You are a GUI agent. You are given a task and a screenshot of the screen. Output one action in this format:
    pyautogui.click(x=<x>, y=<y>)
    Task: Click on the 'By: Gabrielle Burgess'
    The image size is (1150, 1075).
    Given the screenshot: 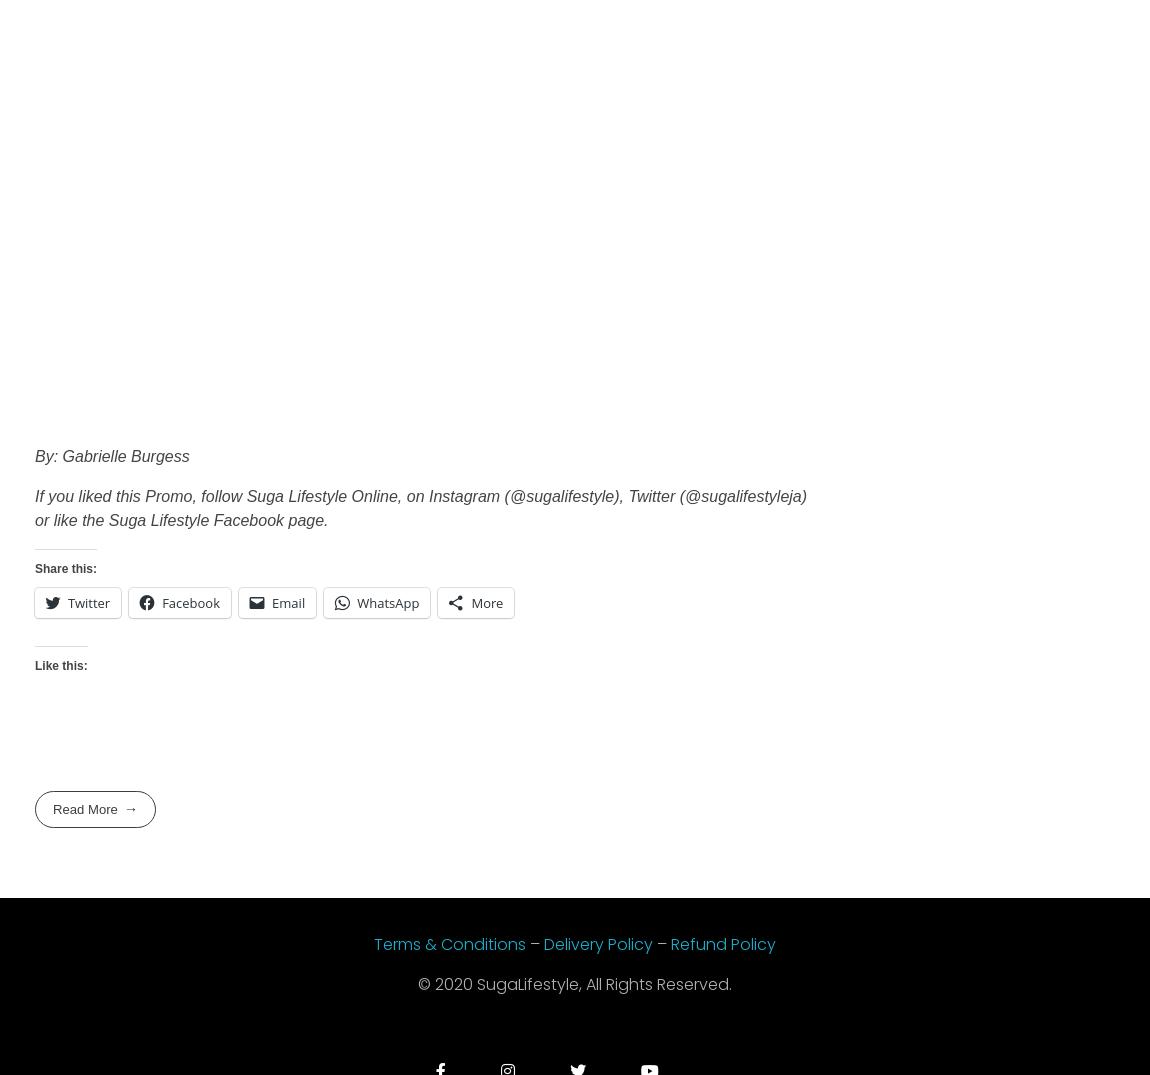 What is the action you would take?
    pyautogui.click(x=33, y=455)
    